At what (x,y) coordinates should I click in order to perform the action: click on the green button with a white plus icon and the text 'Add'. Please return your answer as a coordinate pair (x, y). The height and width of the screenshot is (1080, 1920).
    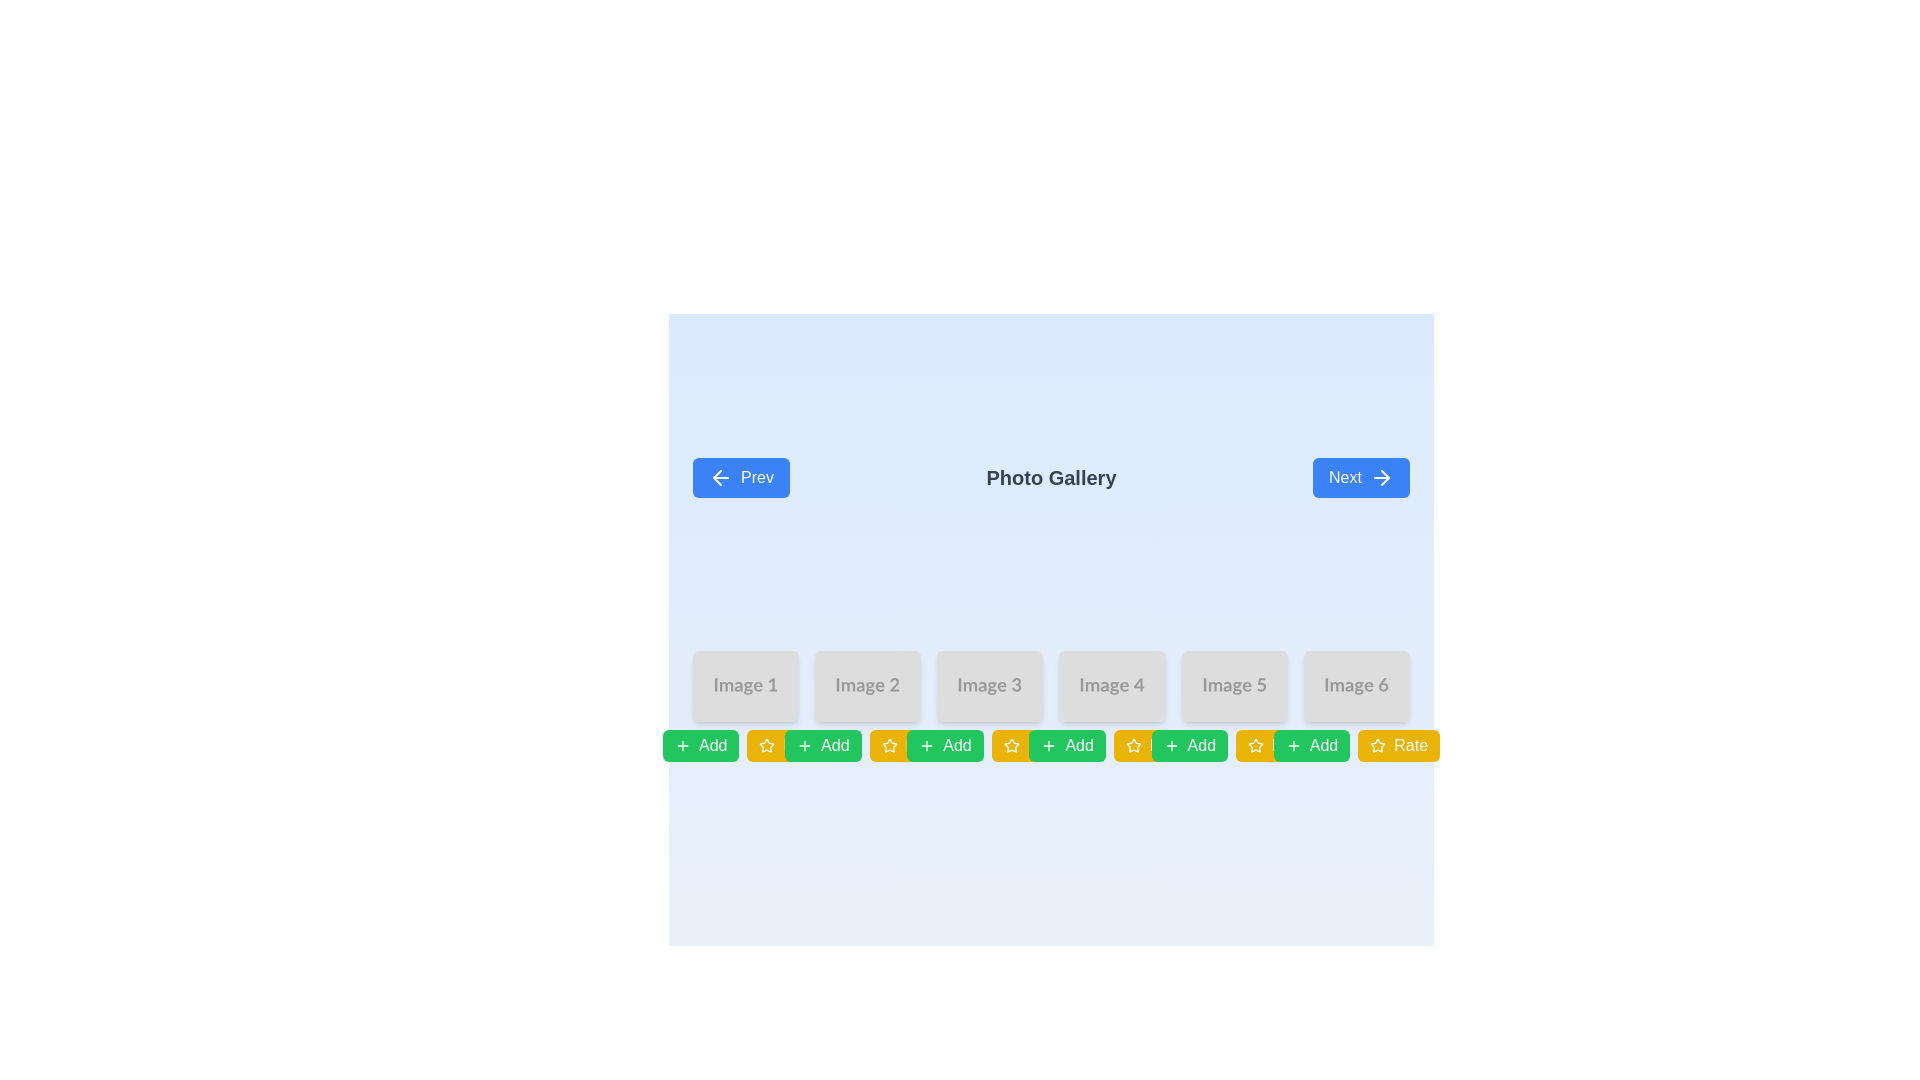
    Looking at the image, I should click on (1311, 745).